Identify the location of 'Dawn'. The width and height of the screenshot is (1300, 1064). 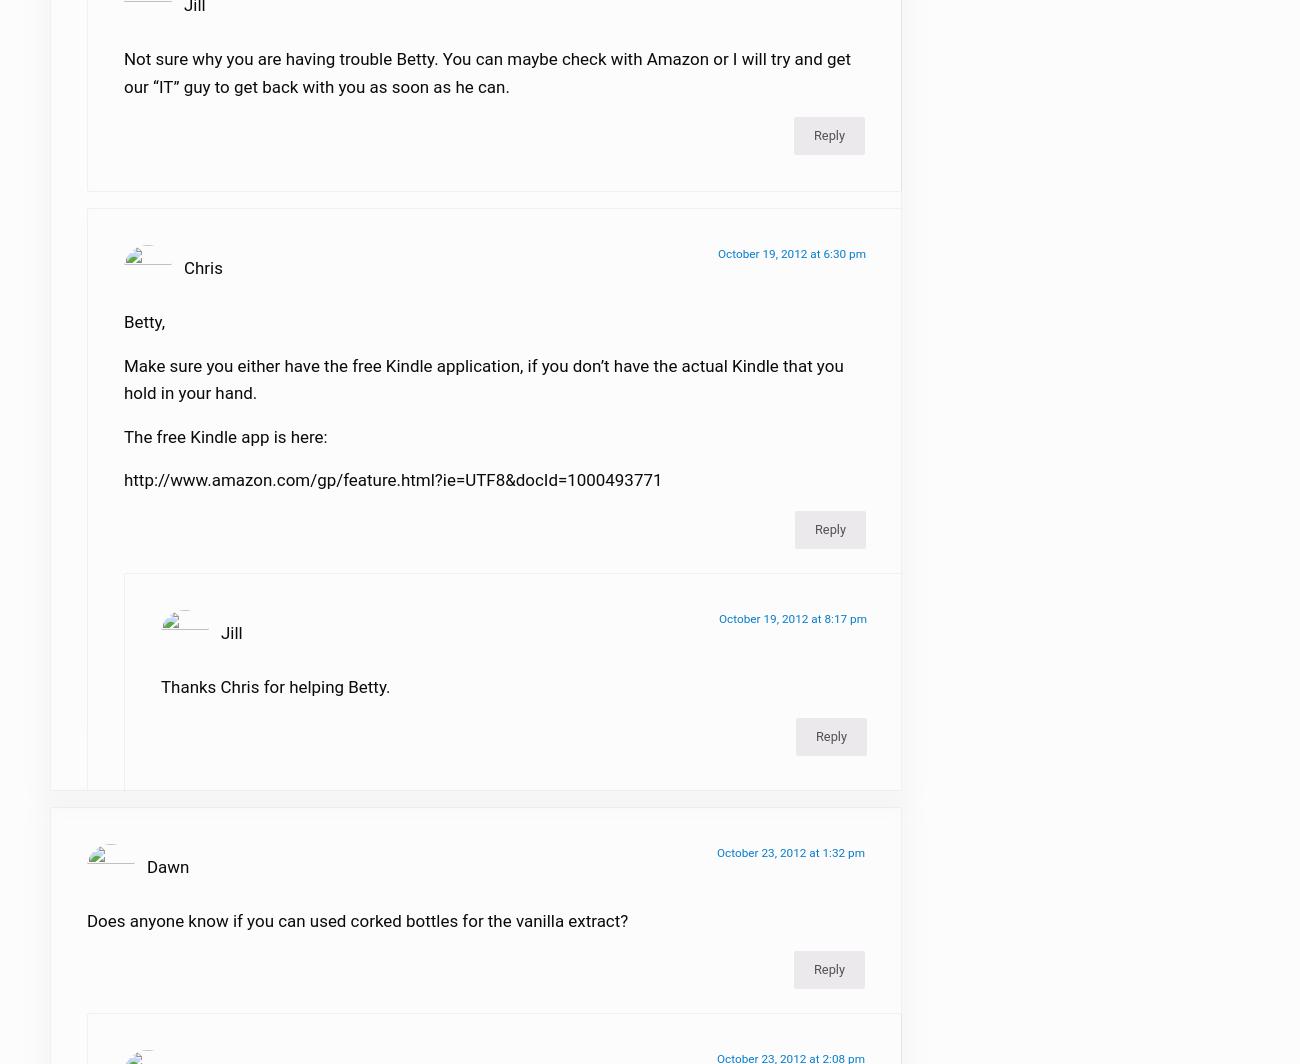
(167, 878).